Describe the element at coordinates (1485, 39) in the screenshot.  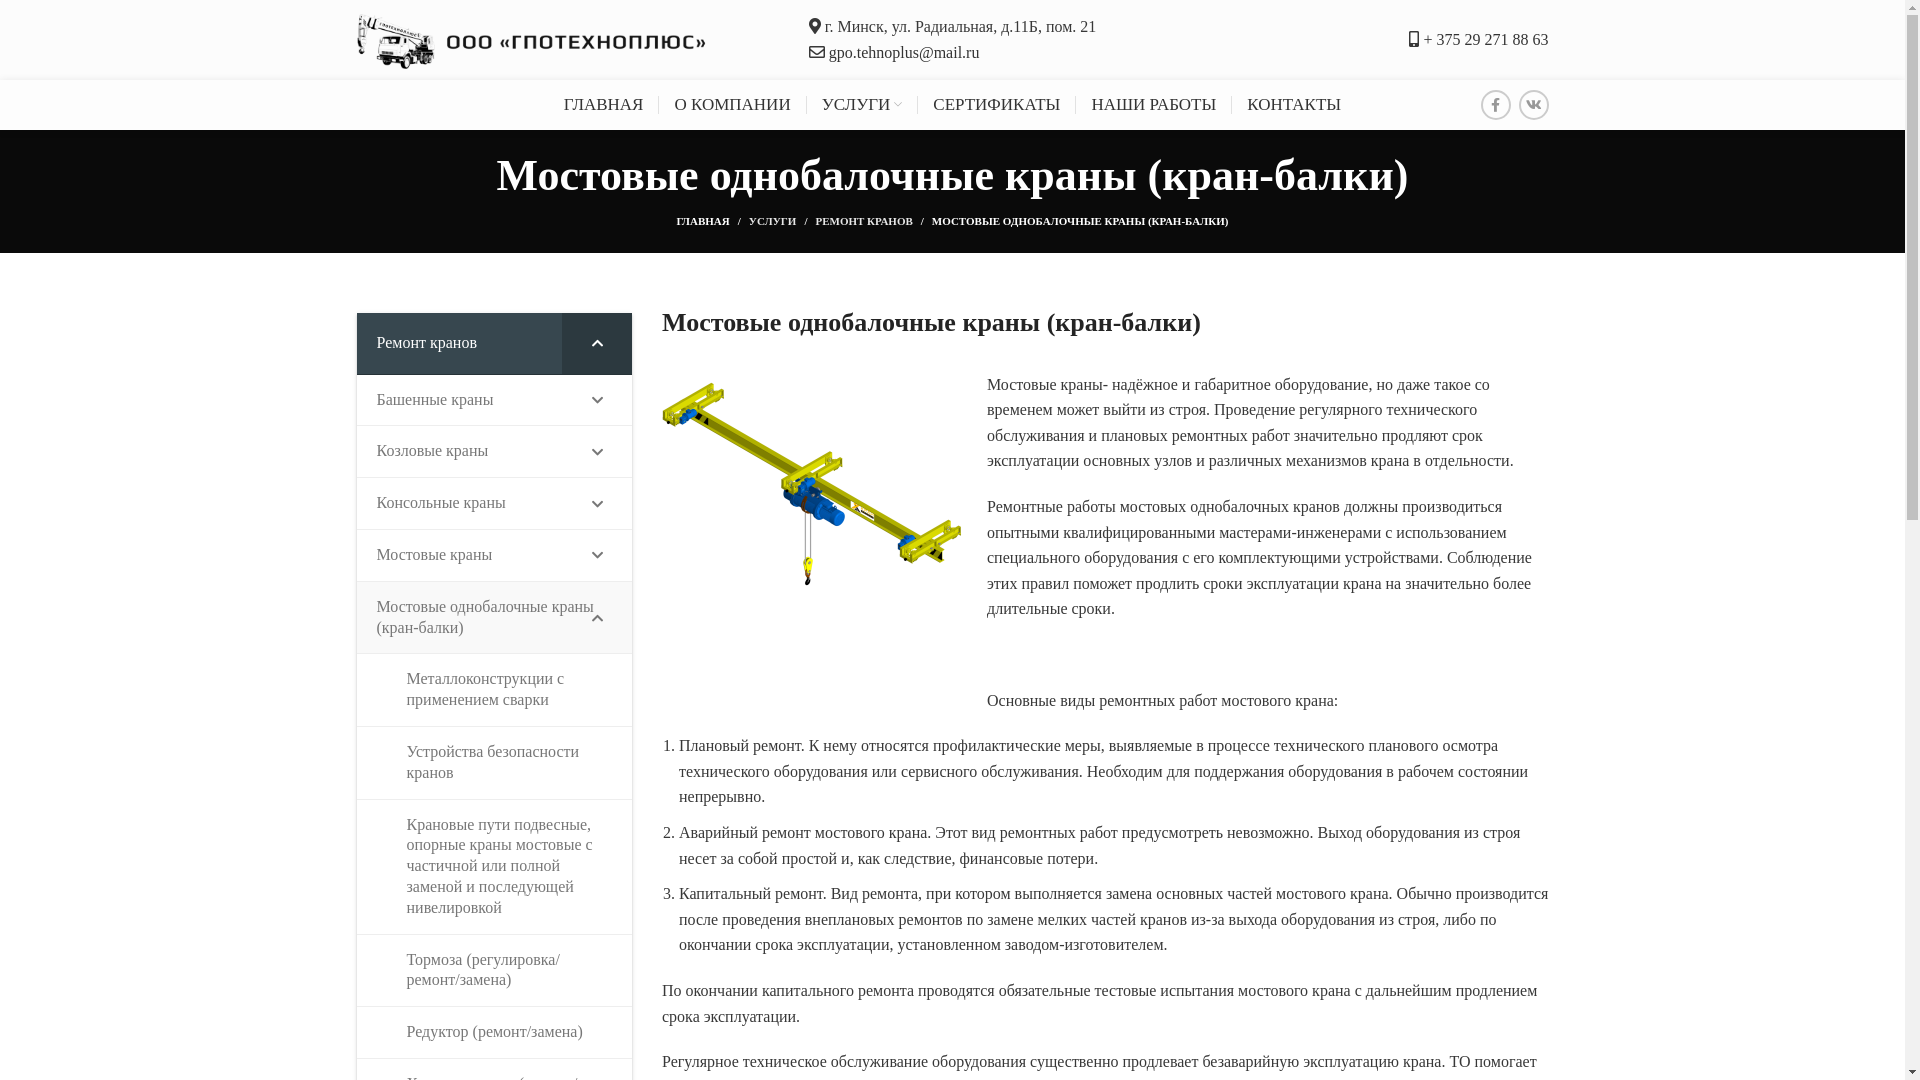
I see `'+ 375 29 271 88 63'` at that location.